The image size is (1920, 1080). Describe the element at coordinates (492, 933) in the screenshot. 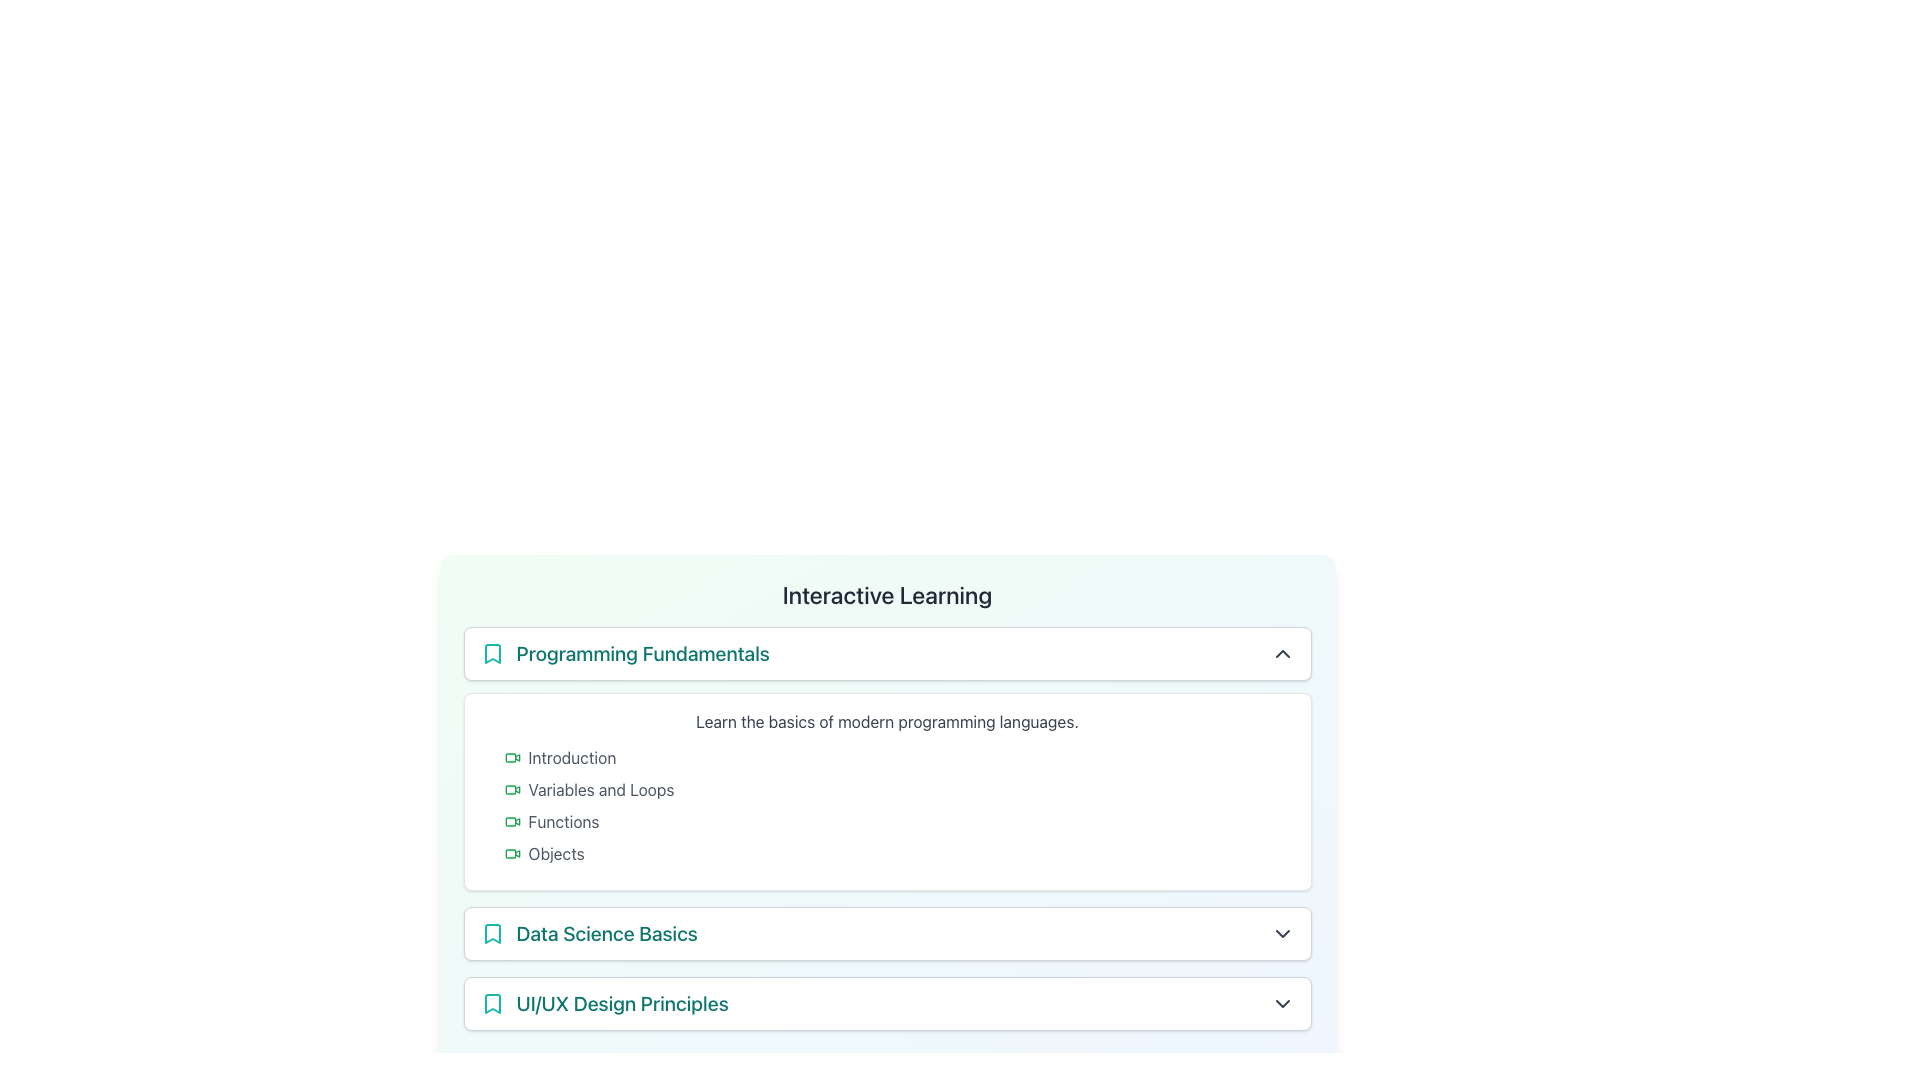

I see `the Icon (SVG graphic) associated with the 'Data Science Basics' section, which is positioned in the second row of the list beneath 'Programming Fundamentals'` at that location.